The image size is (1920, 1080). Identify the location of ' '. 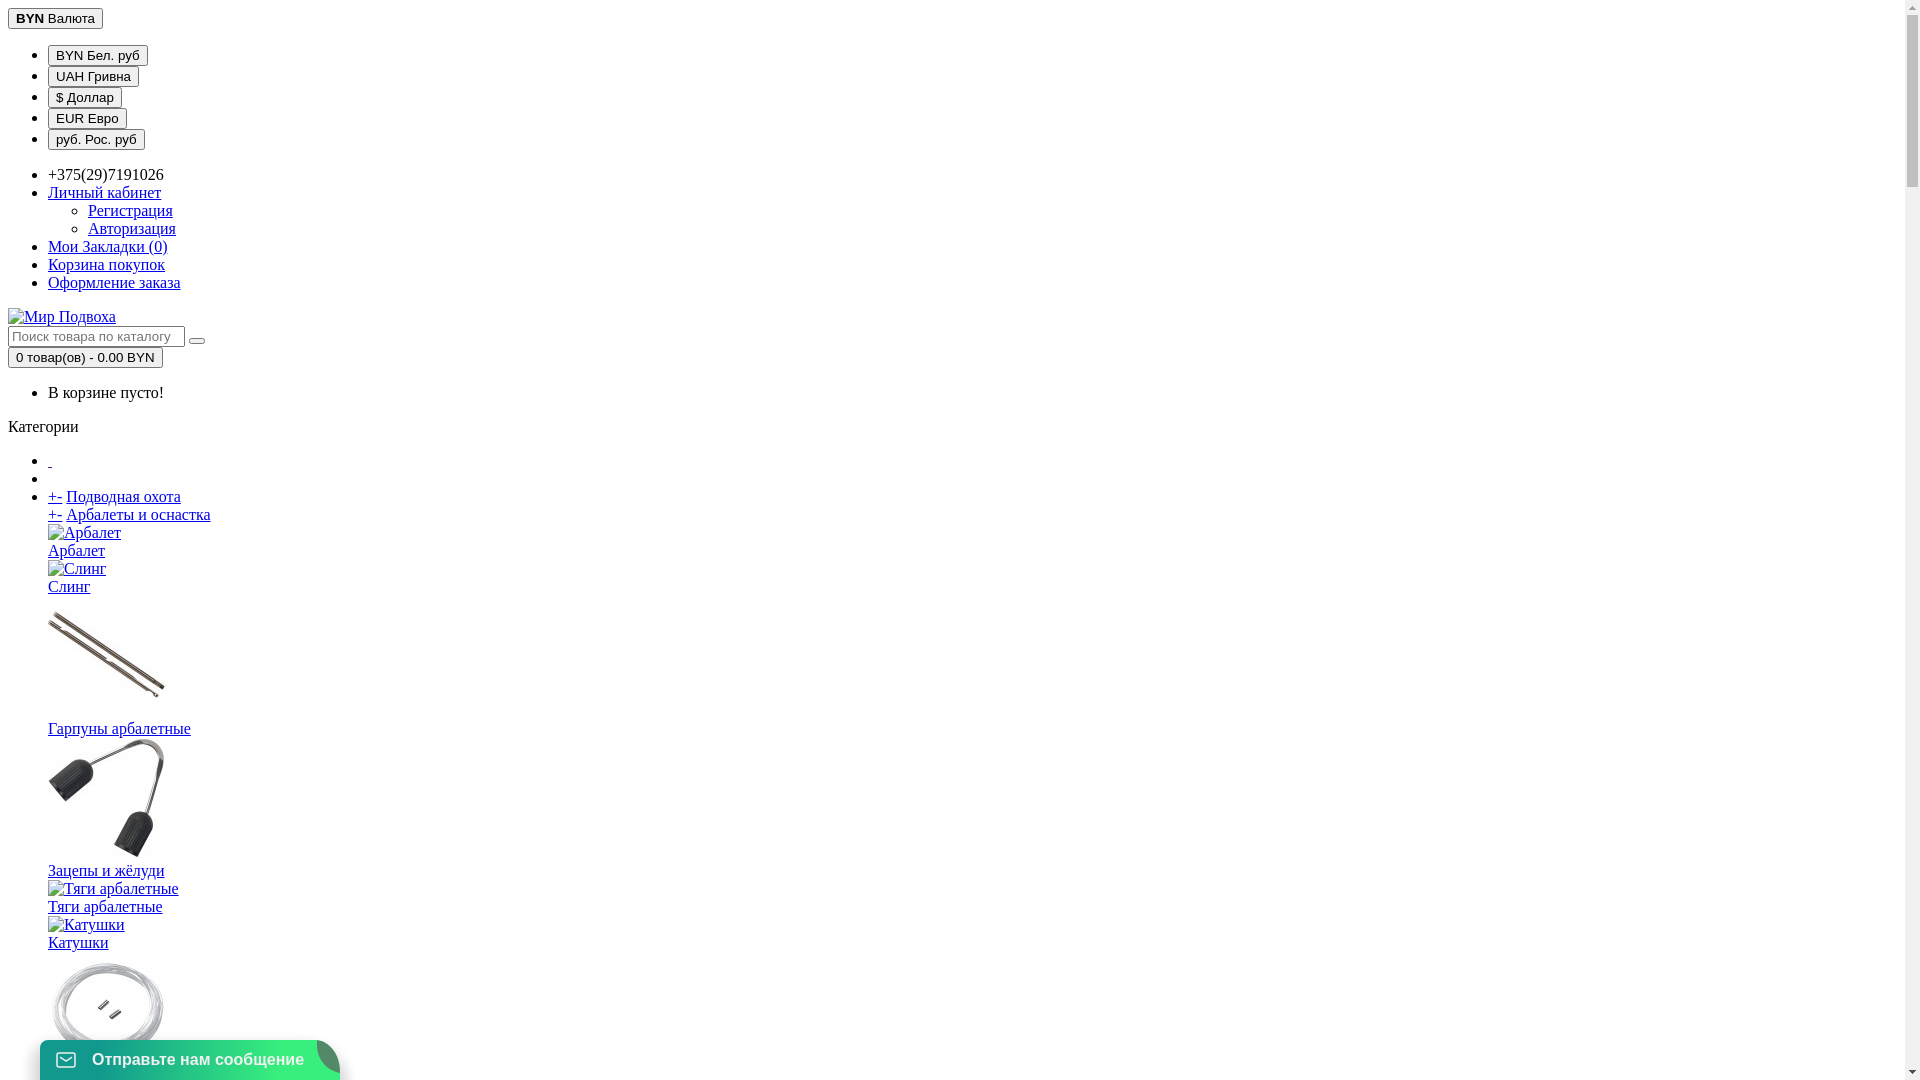
(49, 460).